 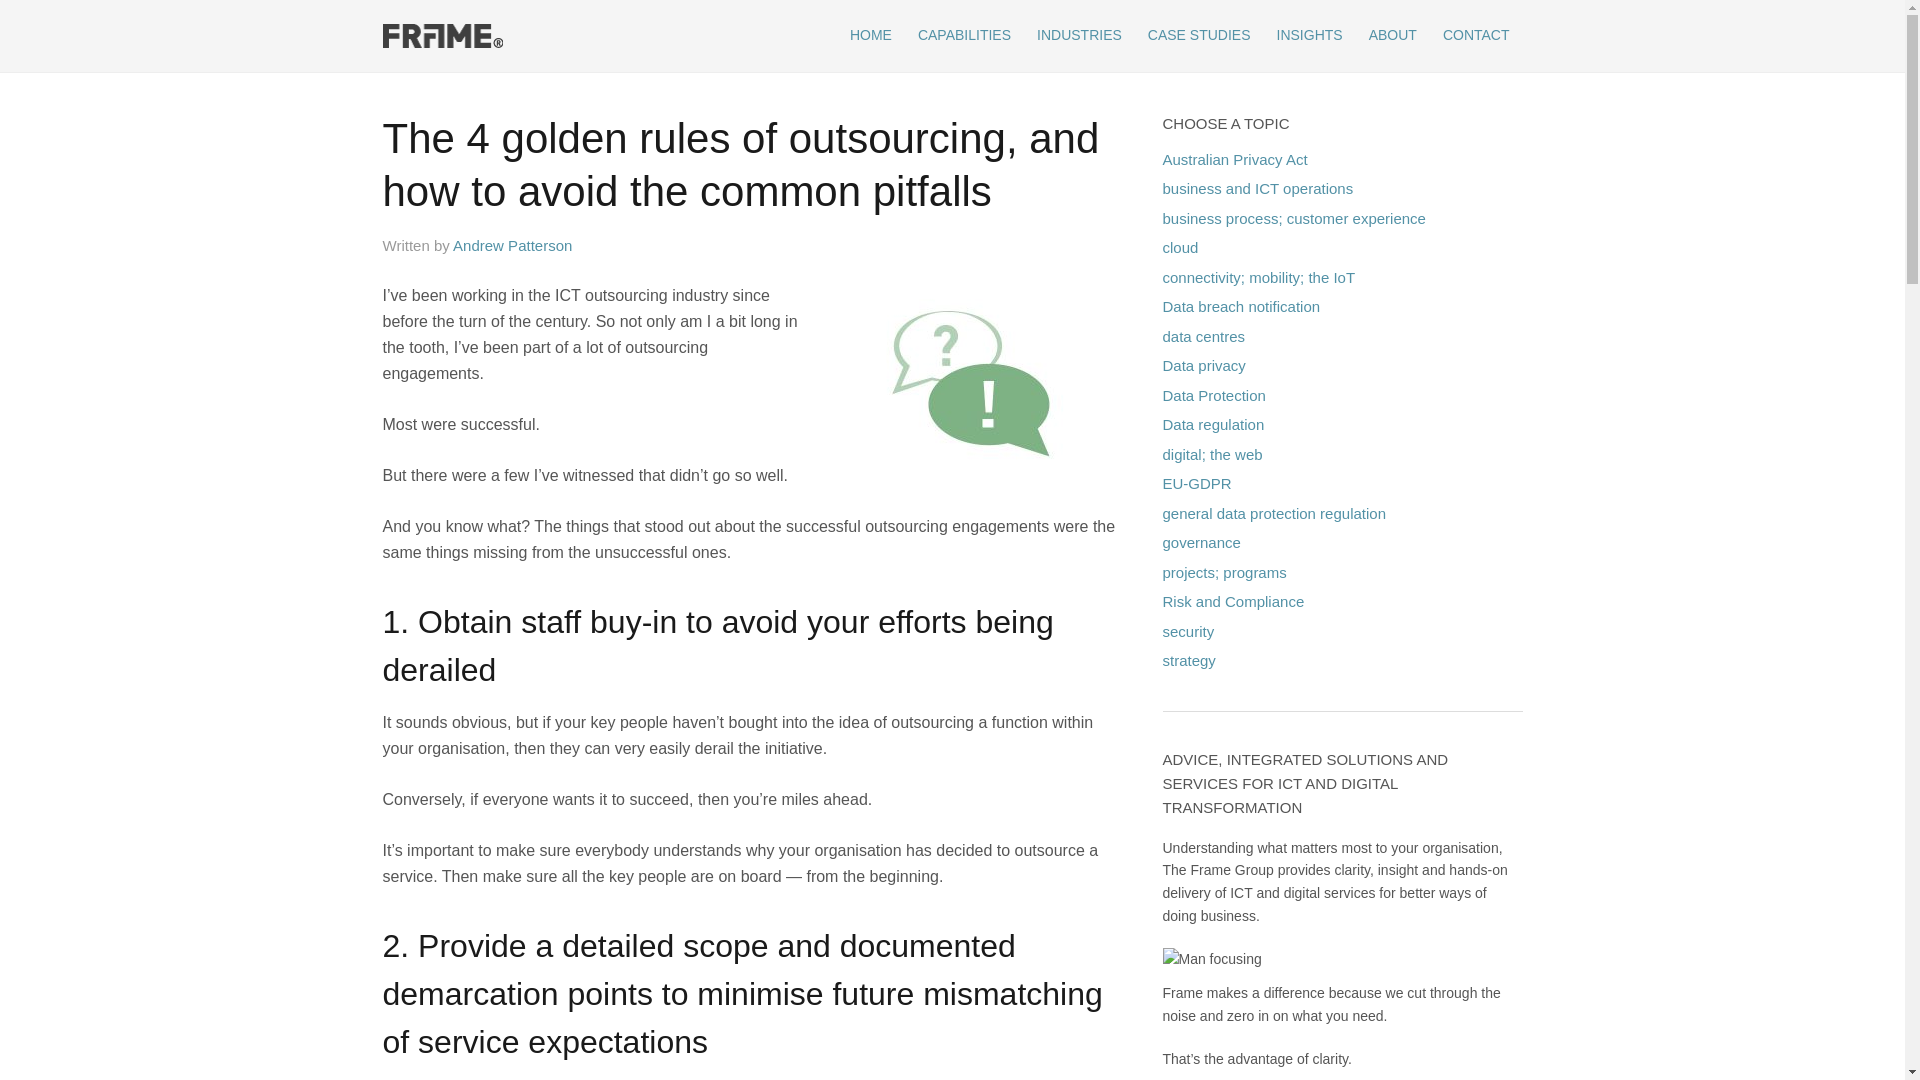 I want to click on 'data centres', so click(x=1202, y=335).